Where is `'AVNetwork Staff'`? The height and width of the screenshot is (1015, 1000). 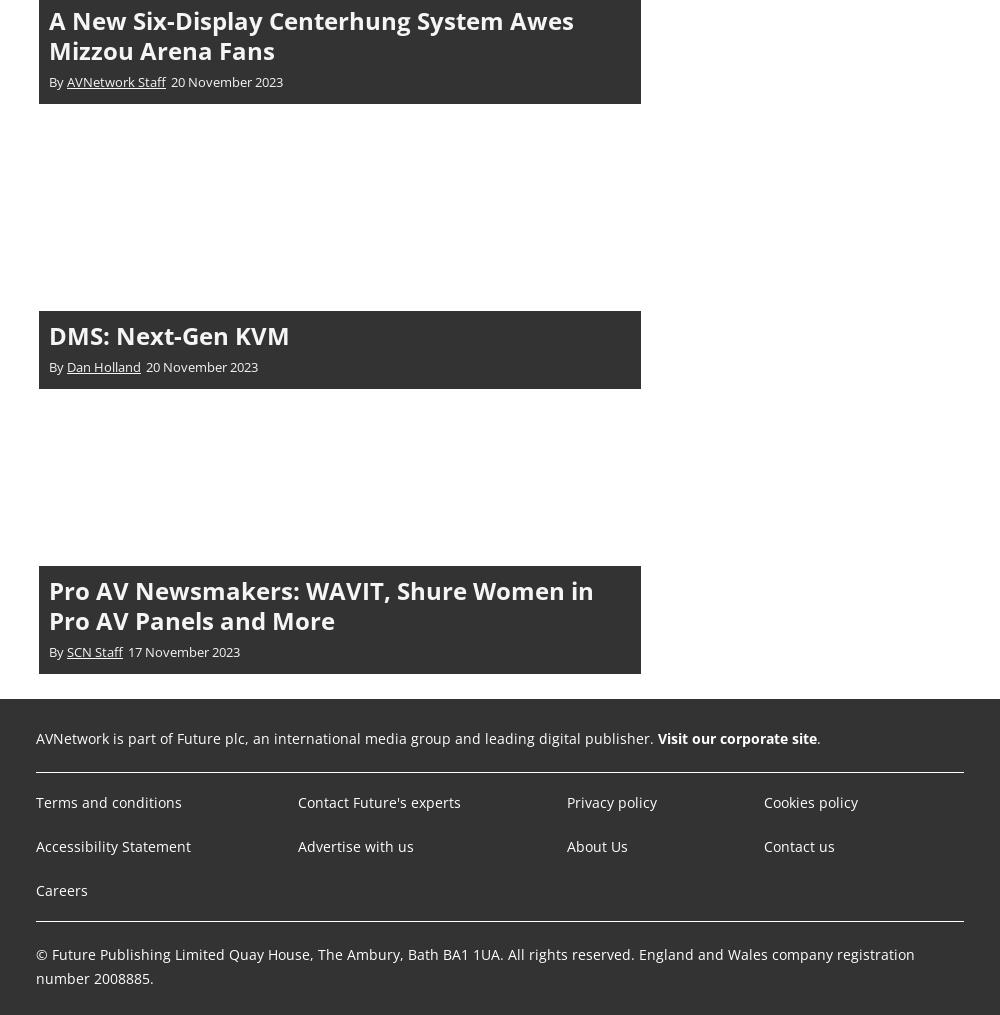 'AVNetwork Staff' is located at coordinates (66, 80).